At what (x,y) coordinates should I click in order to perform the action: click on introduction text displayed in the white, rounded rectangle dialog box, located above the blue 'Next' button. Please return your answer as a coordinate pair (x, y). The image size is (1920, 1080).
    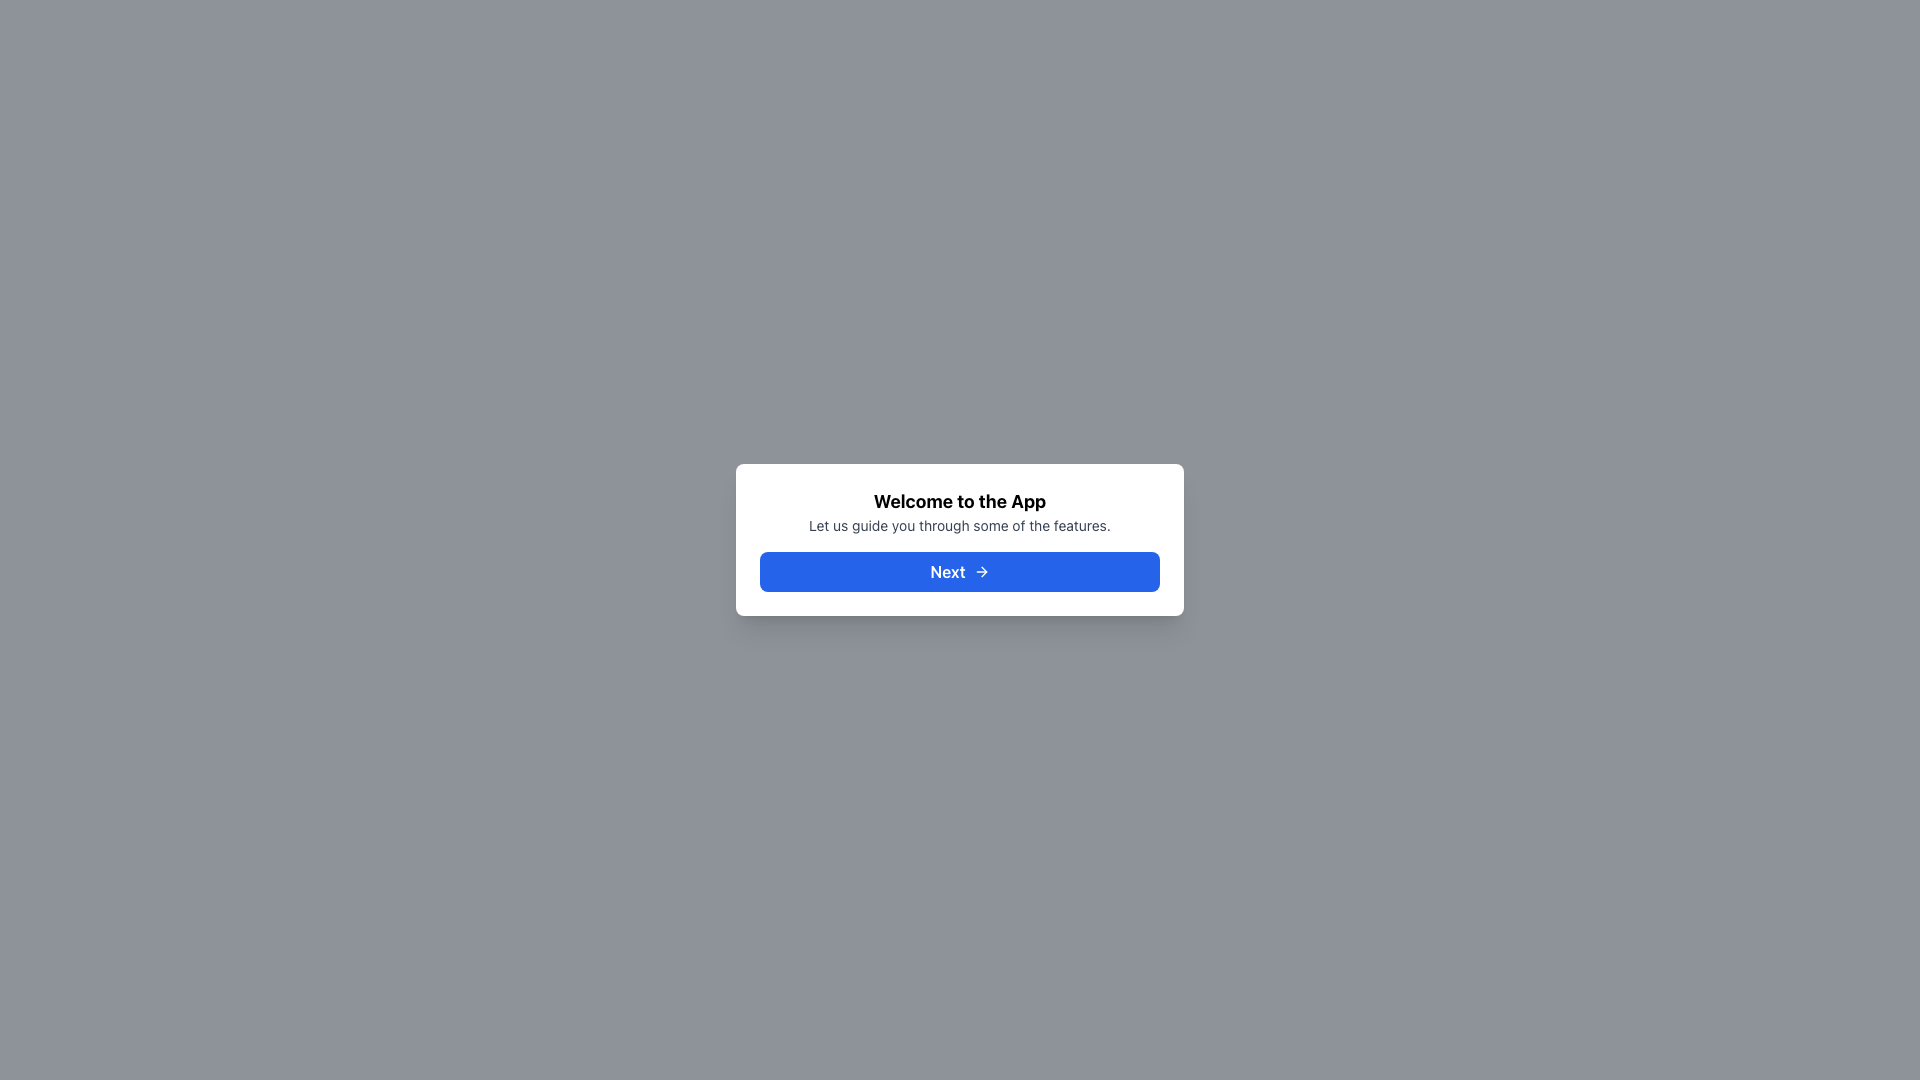
    Looking at the image, I should click on (960, 511).